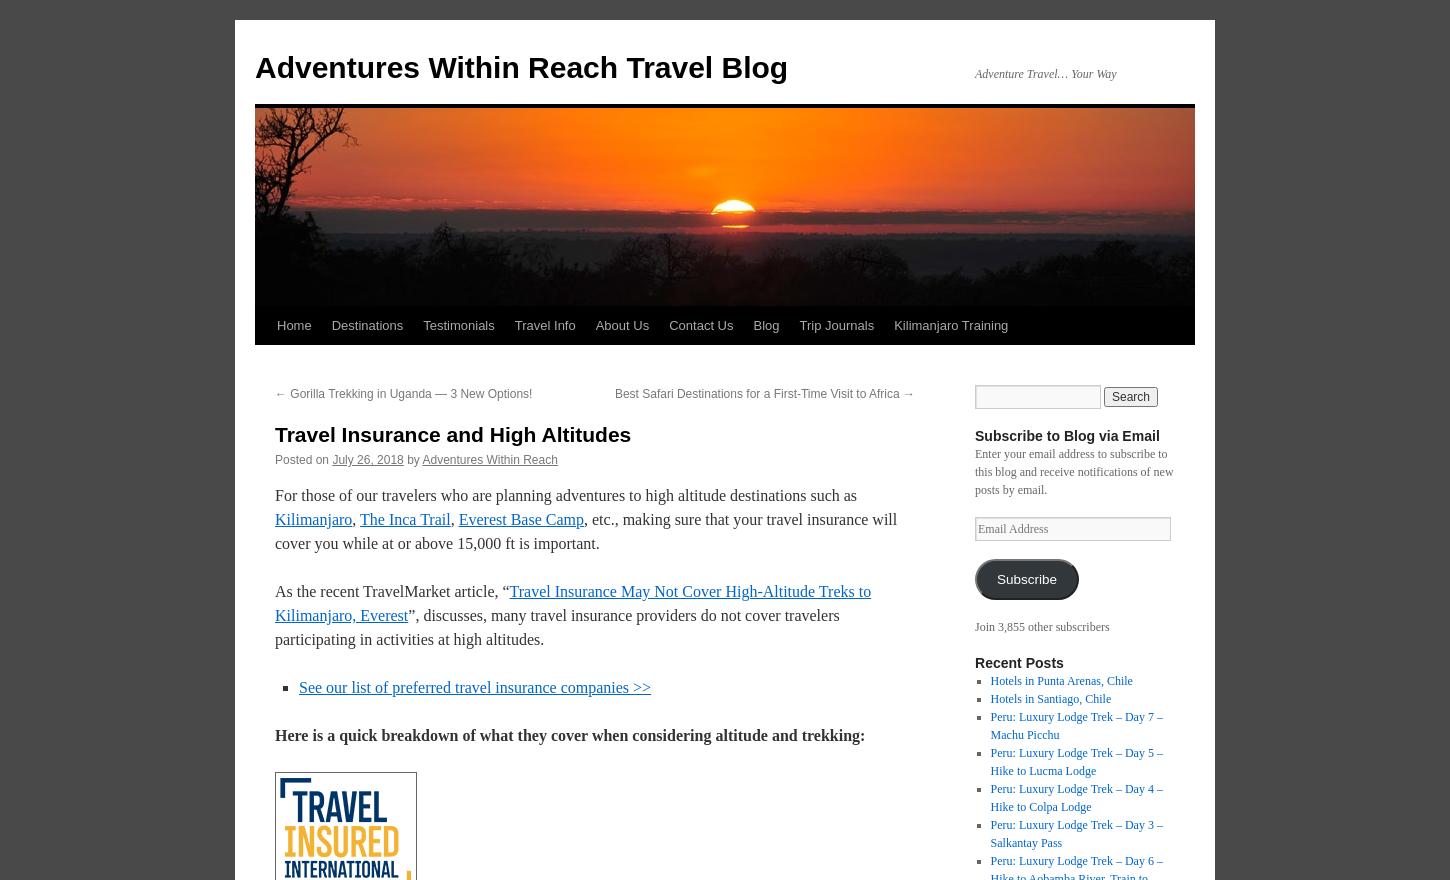 Image resolution: width=1450 pixels, height=880 pixels. What do you see at coordinates (286, 392) in the screenshot?
I see `'Gorilla Trekking in Uganda — 3 New Options!'` at bounding box center [286, 392].